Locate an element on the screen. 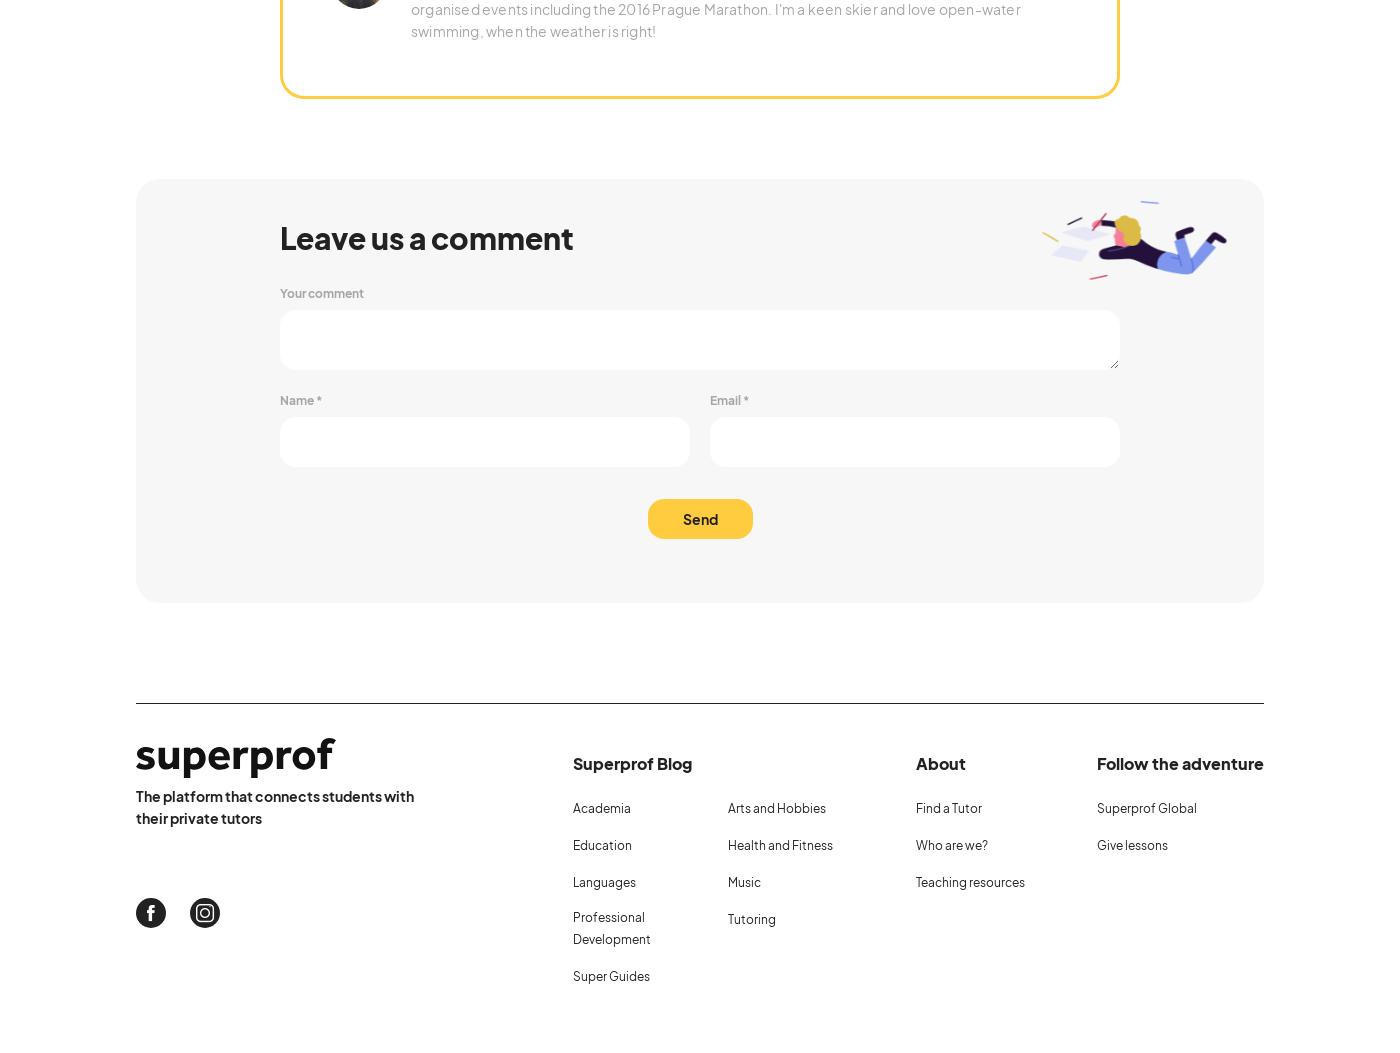  'Leave us a comment' is located at coordinates (427, 237).